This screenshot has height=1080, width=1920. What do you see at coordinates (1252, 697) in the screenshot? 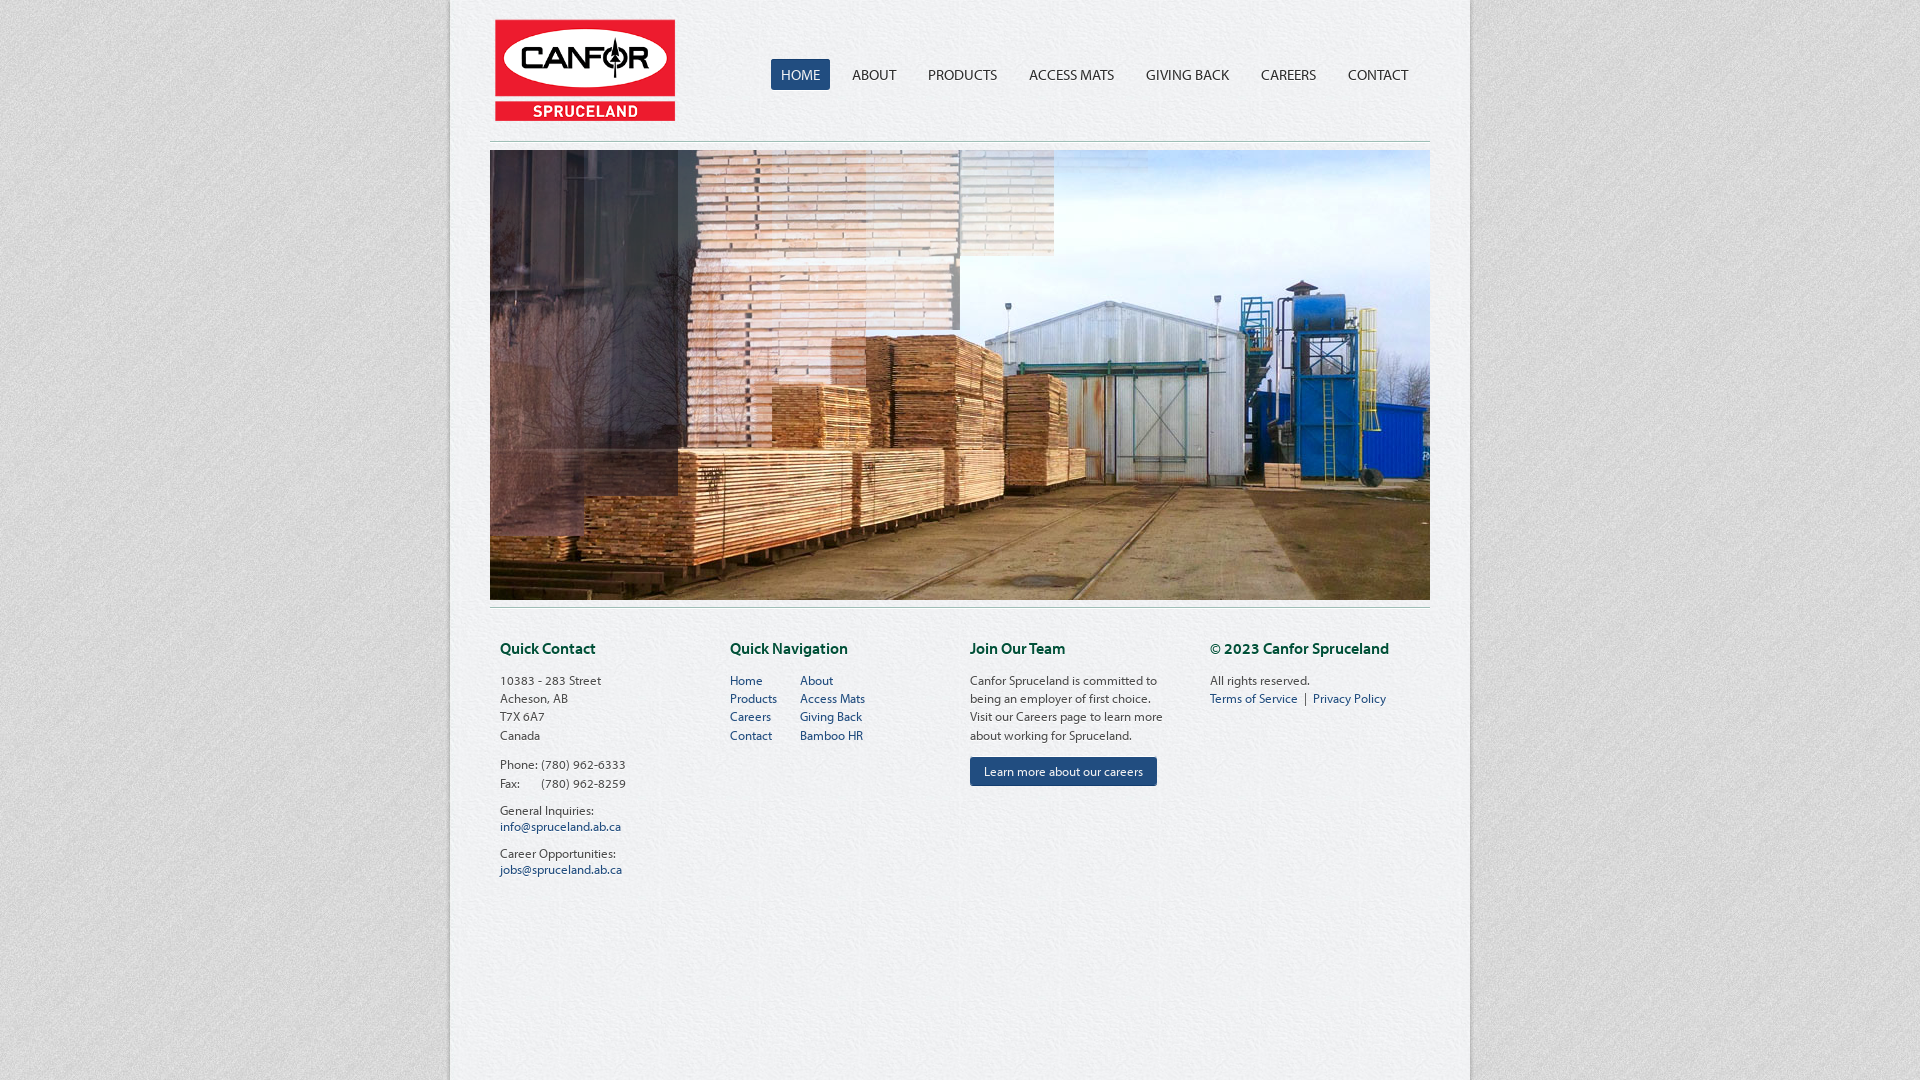
I see `'Terms of Service'` at bounding box center [1252, 697].